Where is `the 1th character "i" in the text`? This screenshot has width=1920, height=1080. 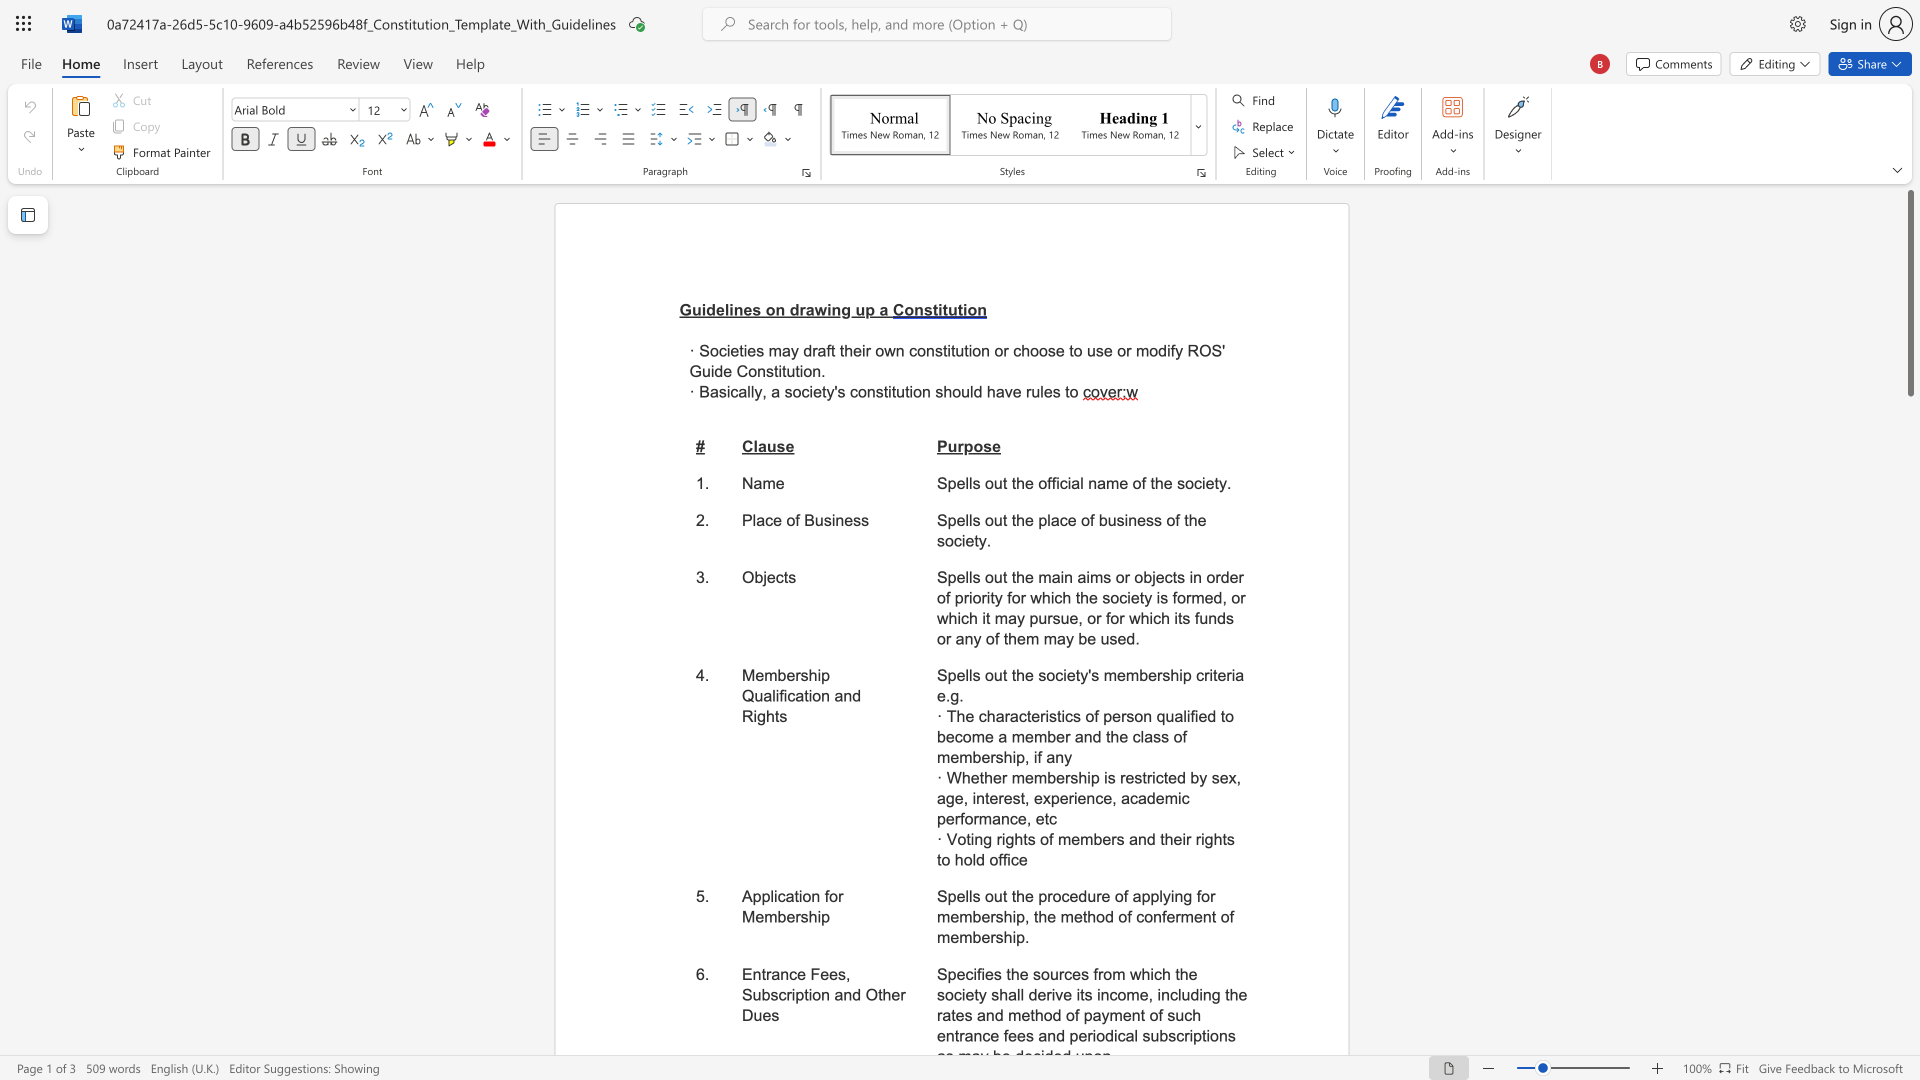 the 1th character "i" in the text is located at coordinates (727, 392).